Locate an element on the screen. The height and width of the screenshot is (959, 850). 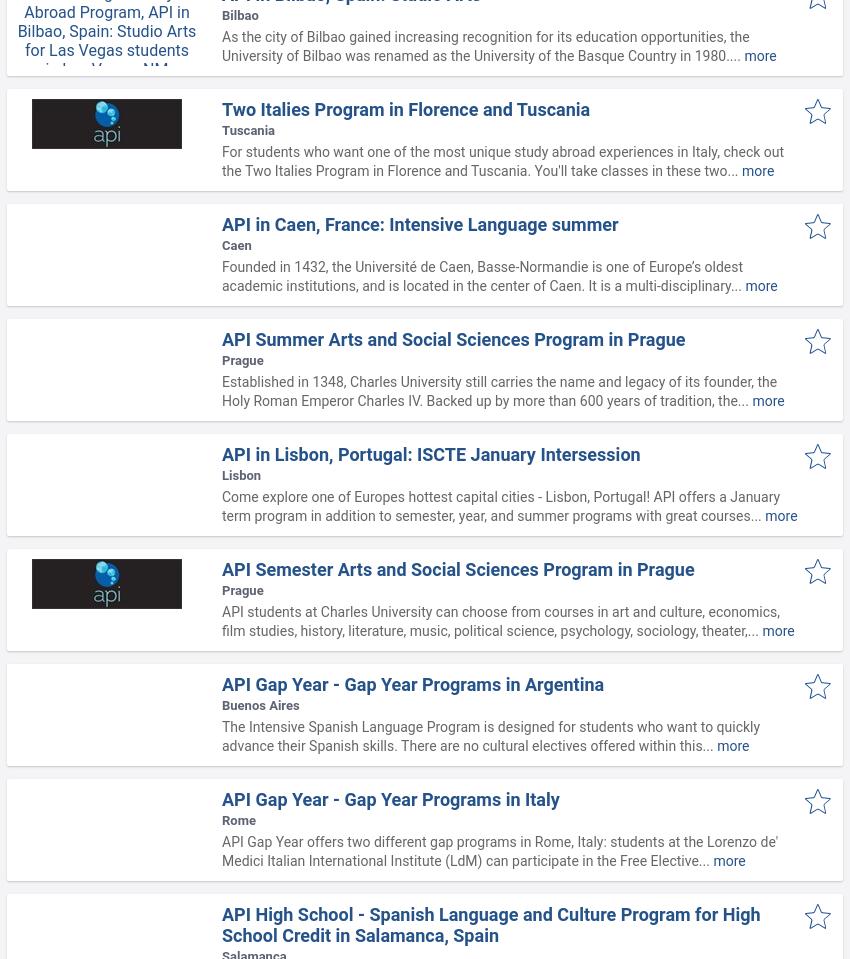
'Lisbon' is located at coordinates (222, 474).